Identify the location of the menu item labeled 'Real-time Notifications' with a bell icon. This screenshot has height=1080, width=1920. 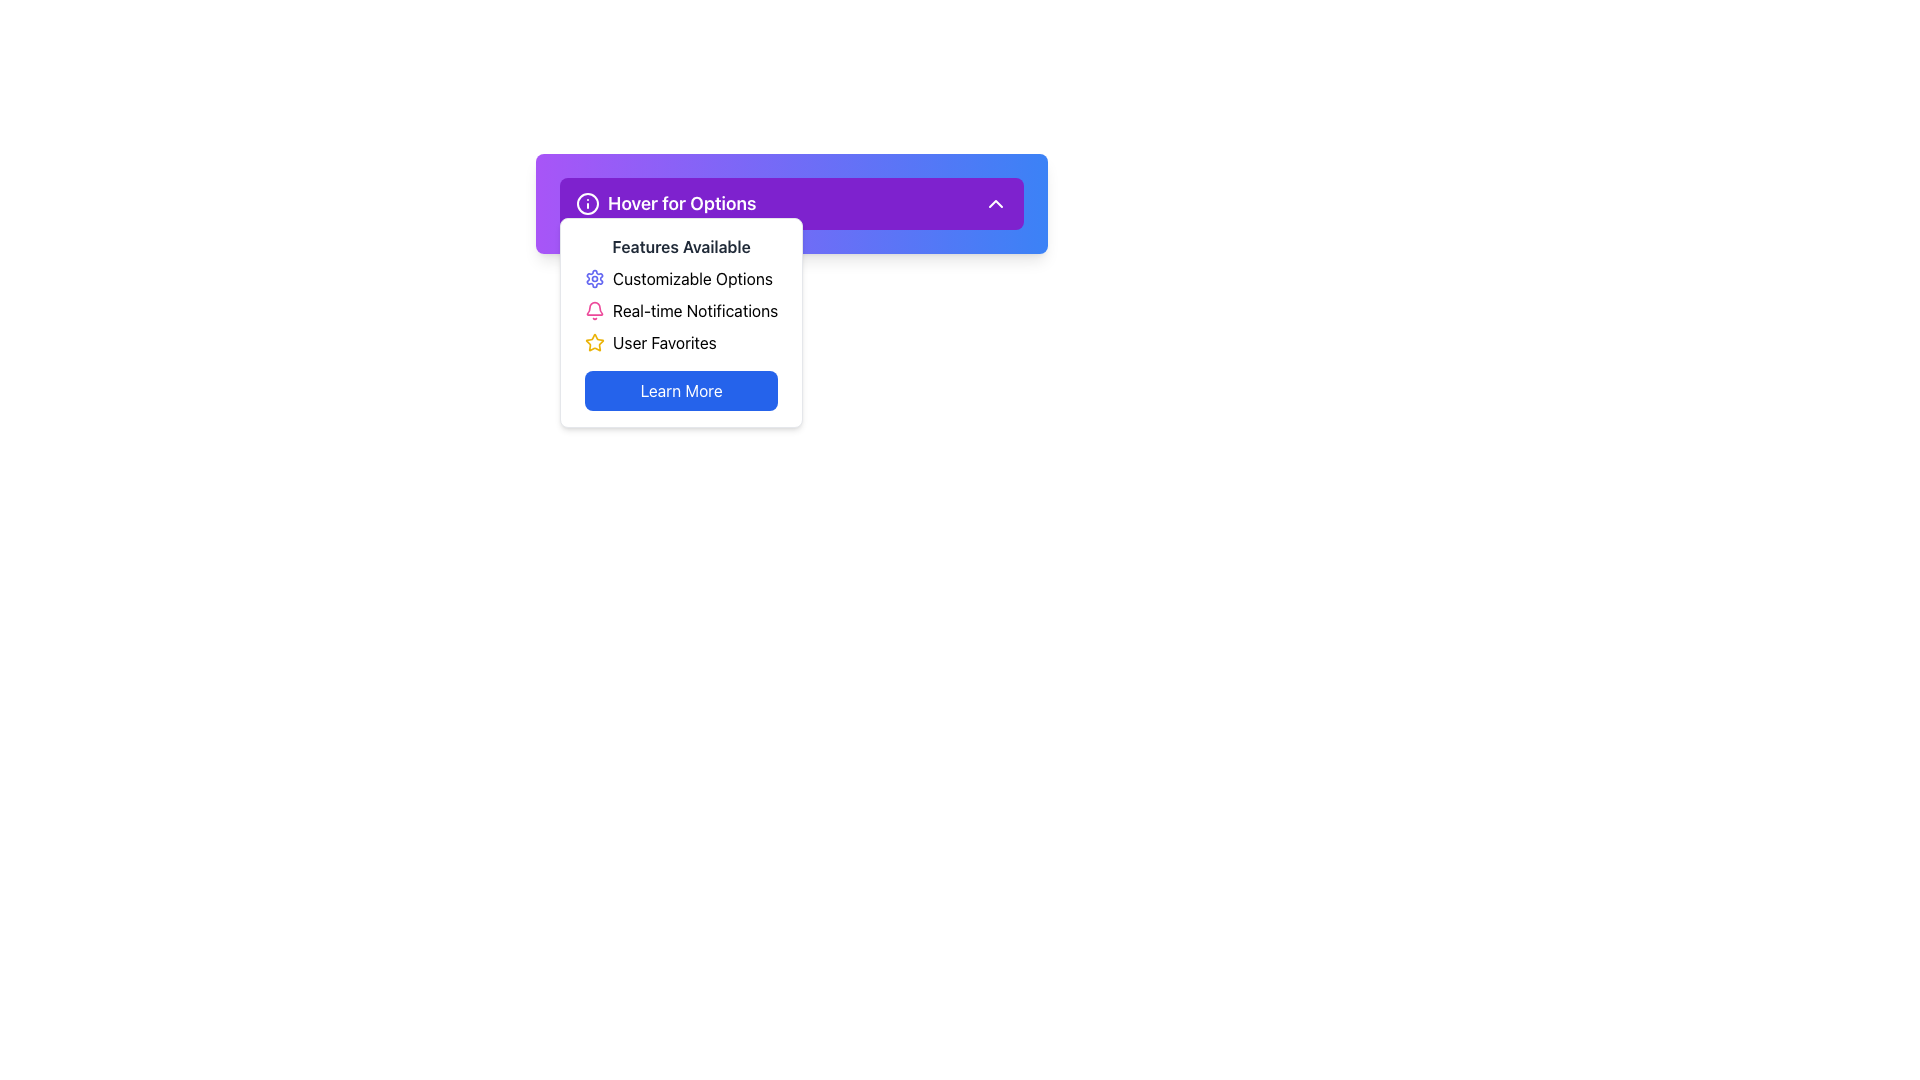
(681, 311).